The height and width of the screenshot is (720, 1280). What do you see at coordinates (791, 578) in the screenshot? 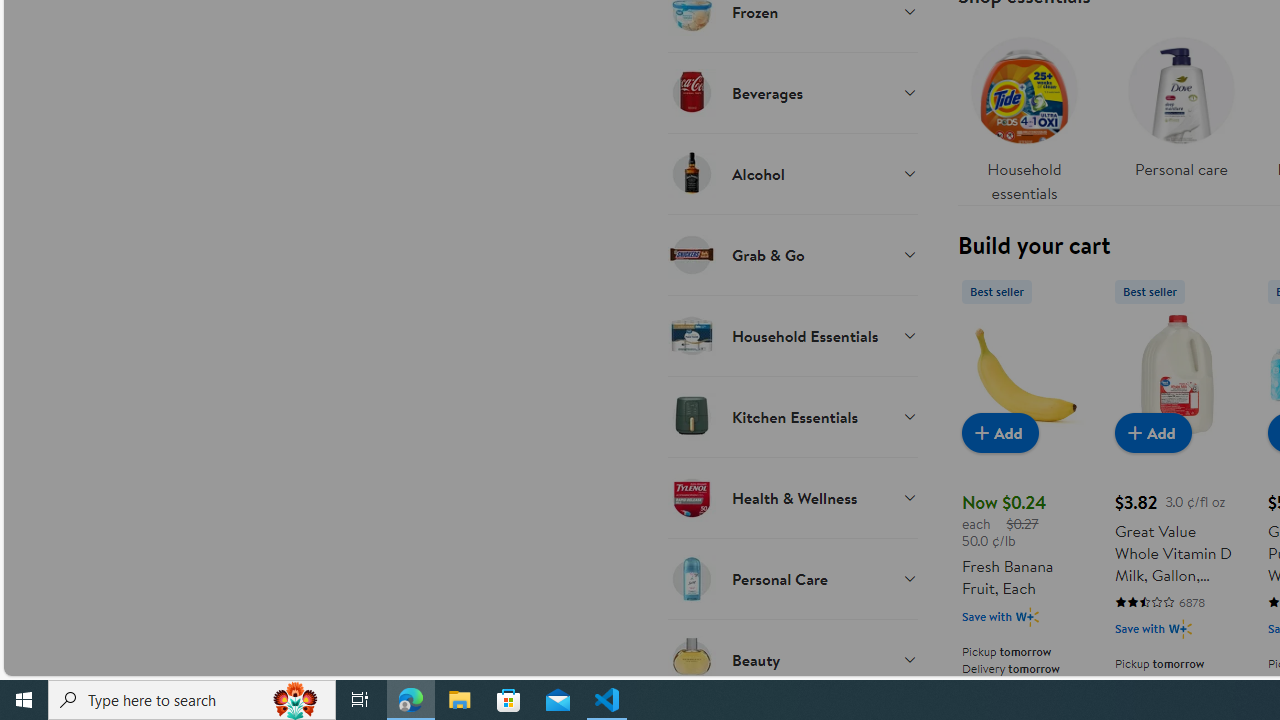
I see `'Personal Care'` at bounding box center [791, 578].